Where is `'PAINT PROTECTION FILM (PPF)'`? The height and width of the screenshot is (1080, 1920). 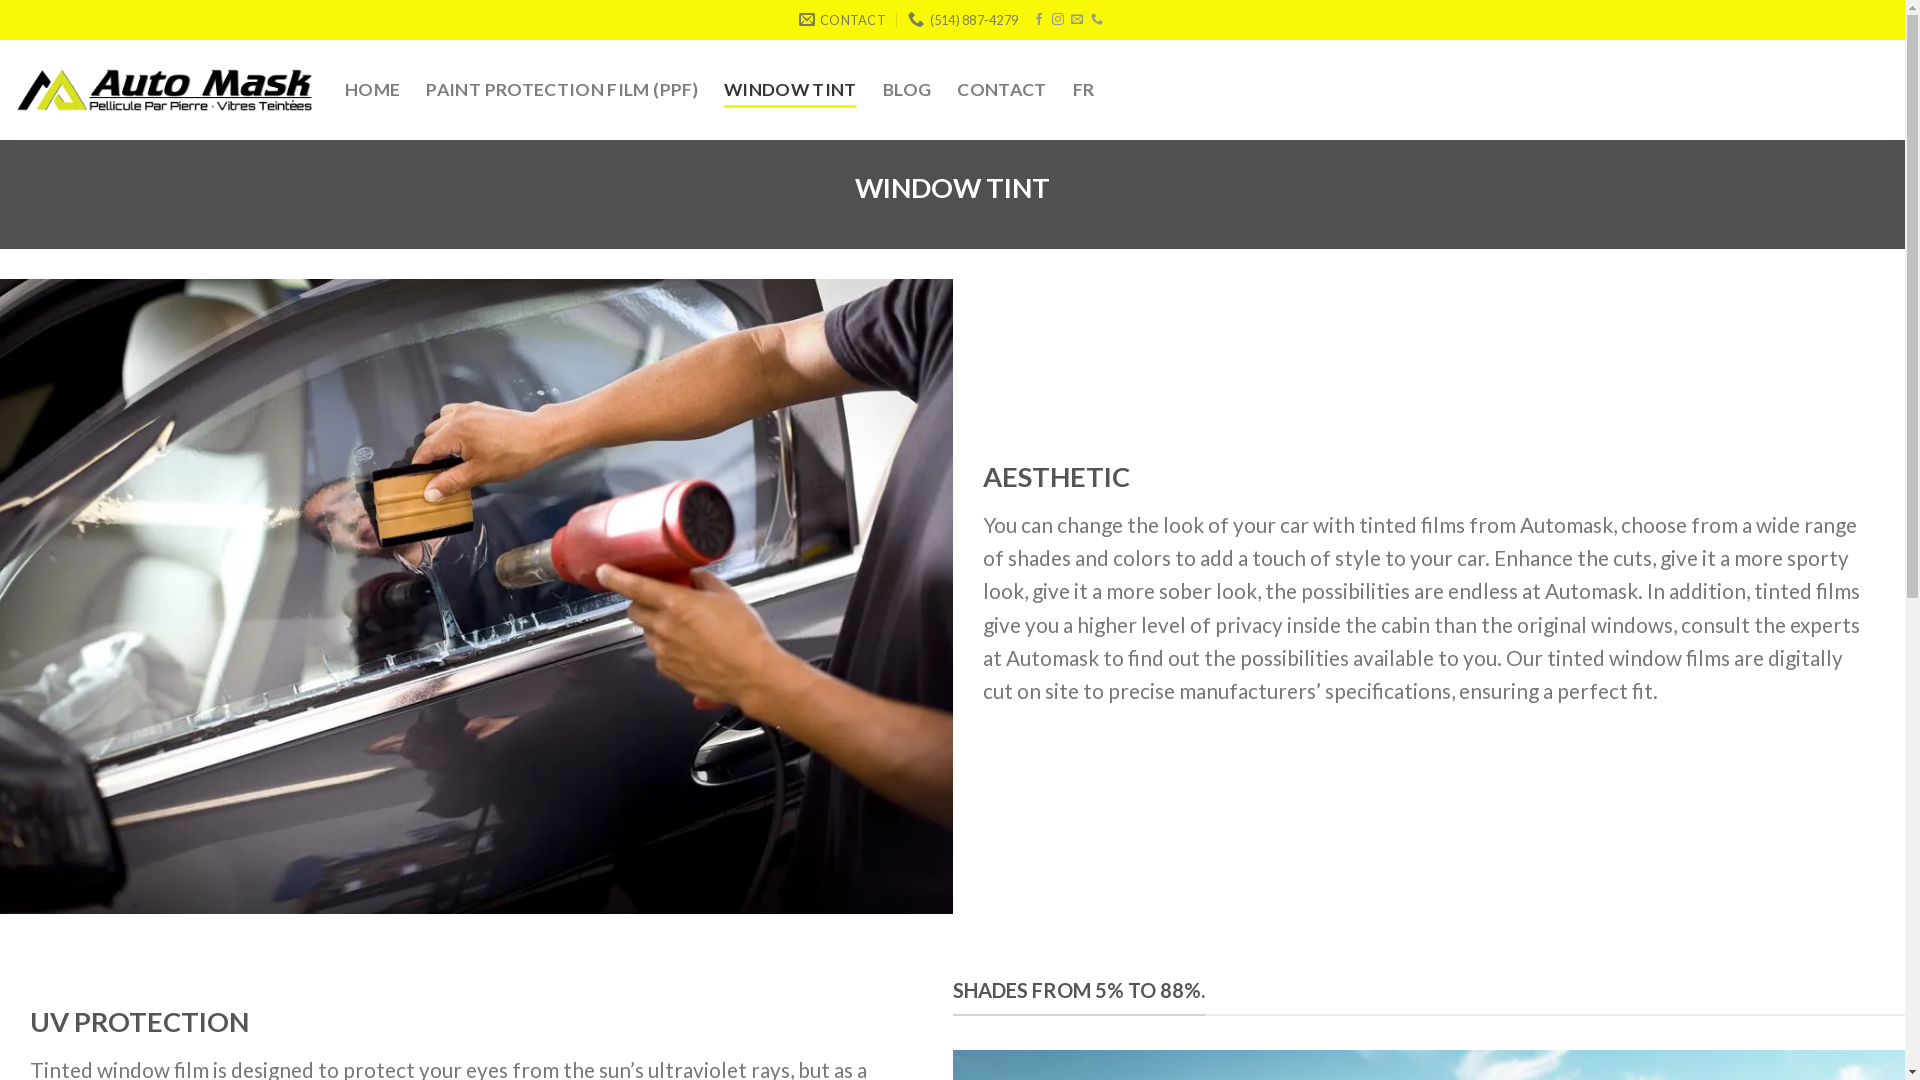 'PAINT PROTECTION FILM (PPF)' is located at coordinates (425, 88).